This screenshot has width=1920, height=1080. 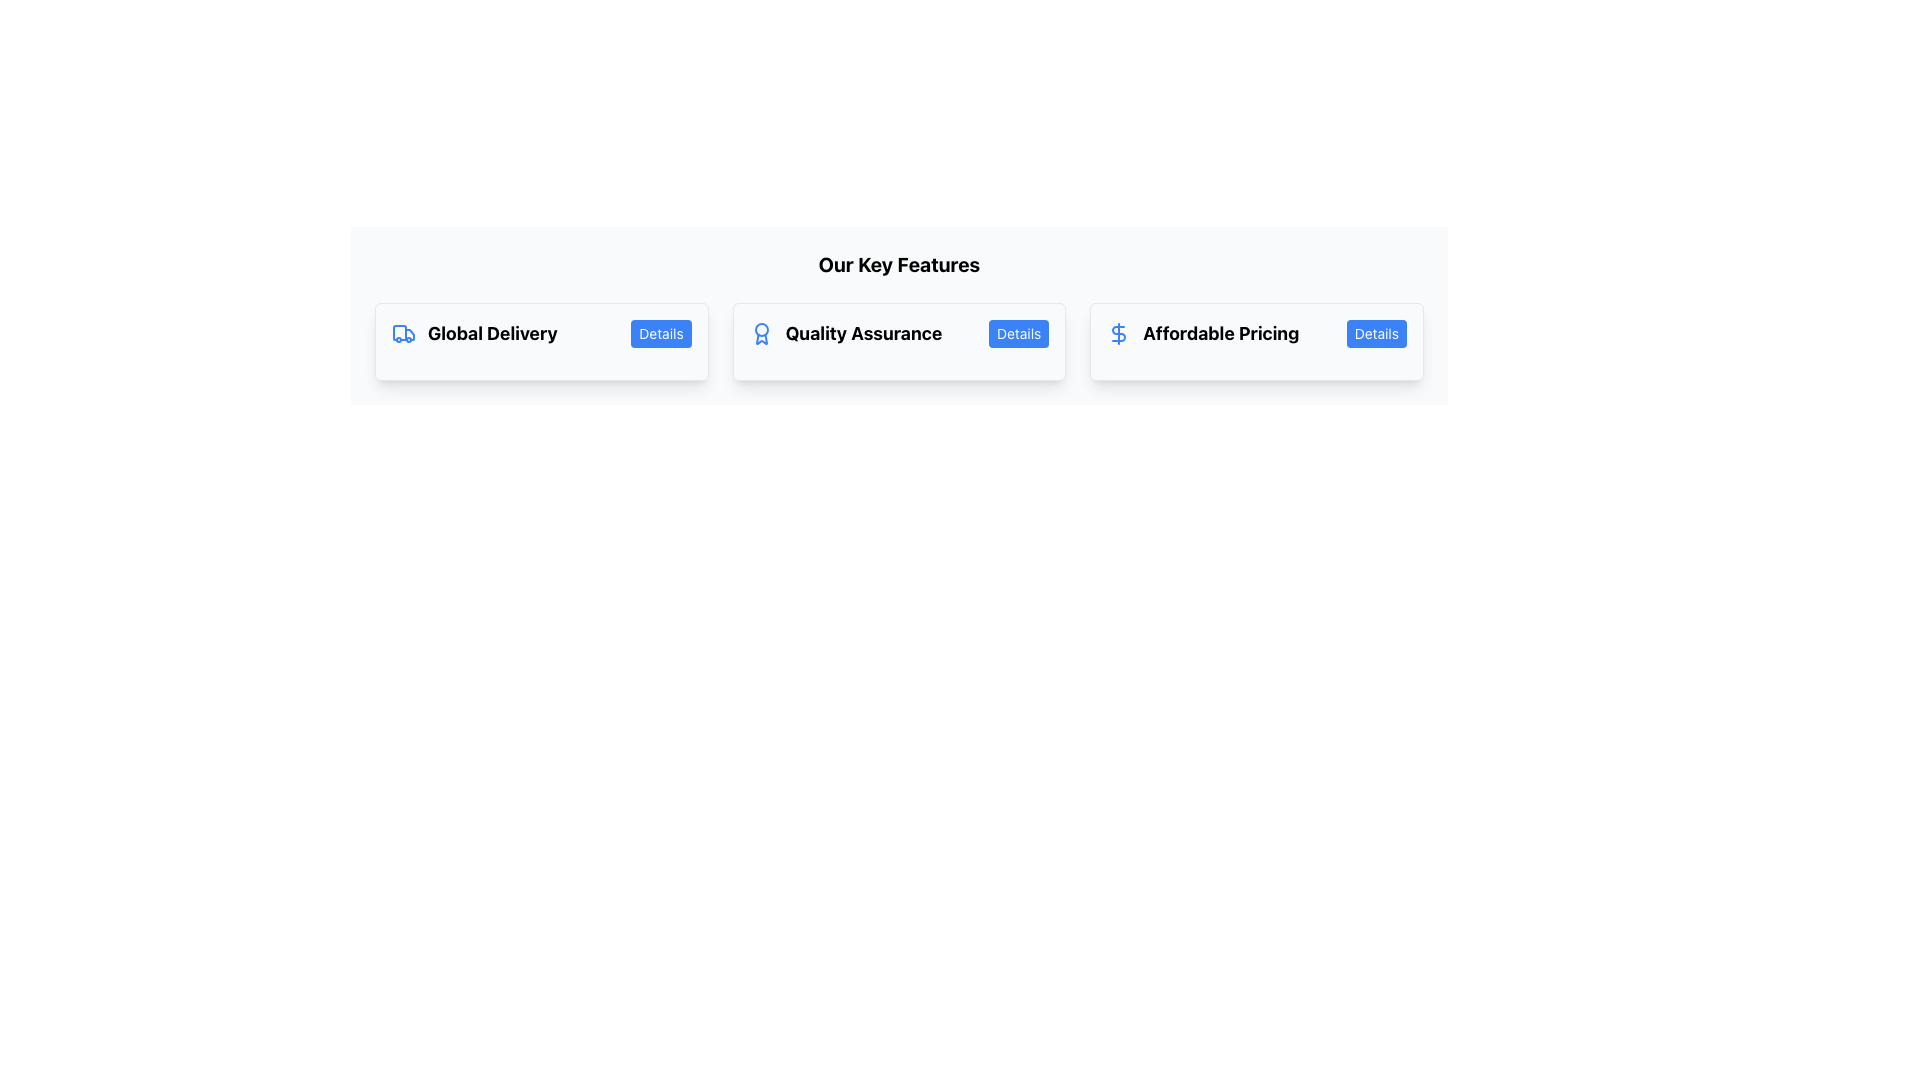 I want to click on the 'Quality Assurance' Text and Icon Group within the Card Component to trigger a visual effect, so click(x=898, y=333).